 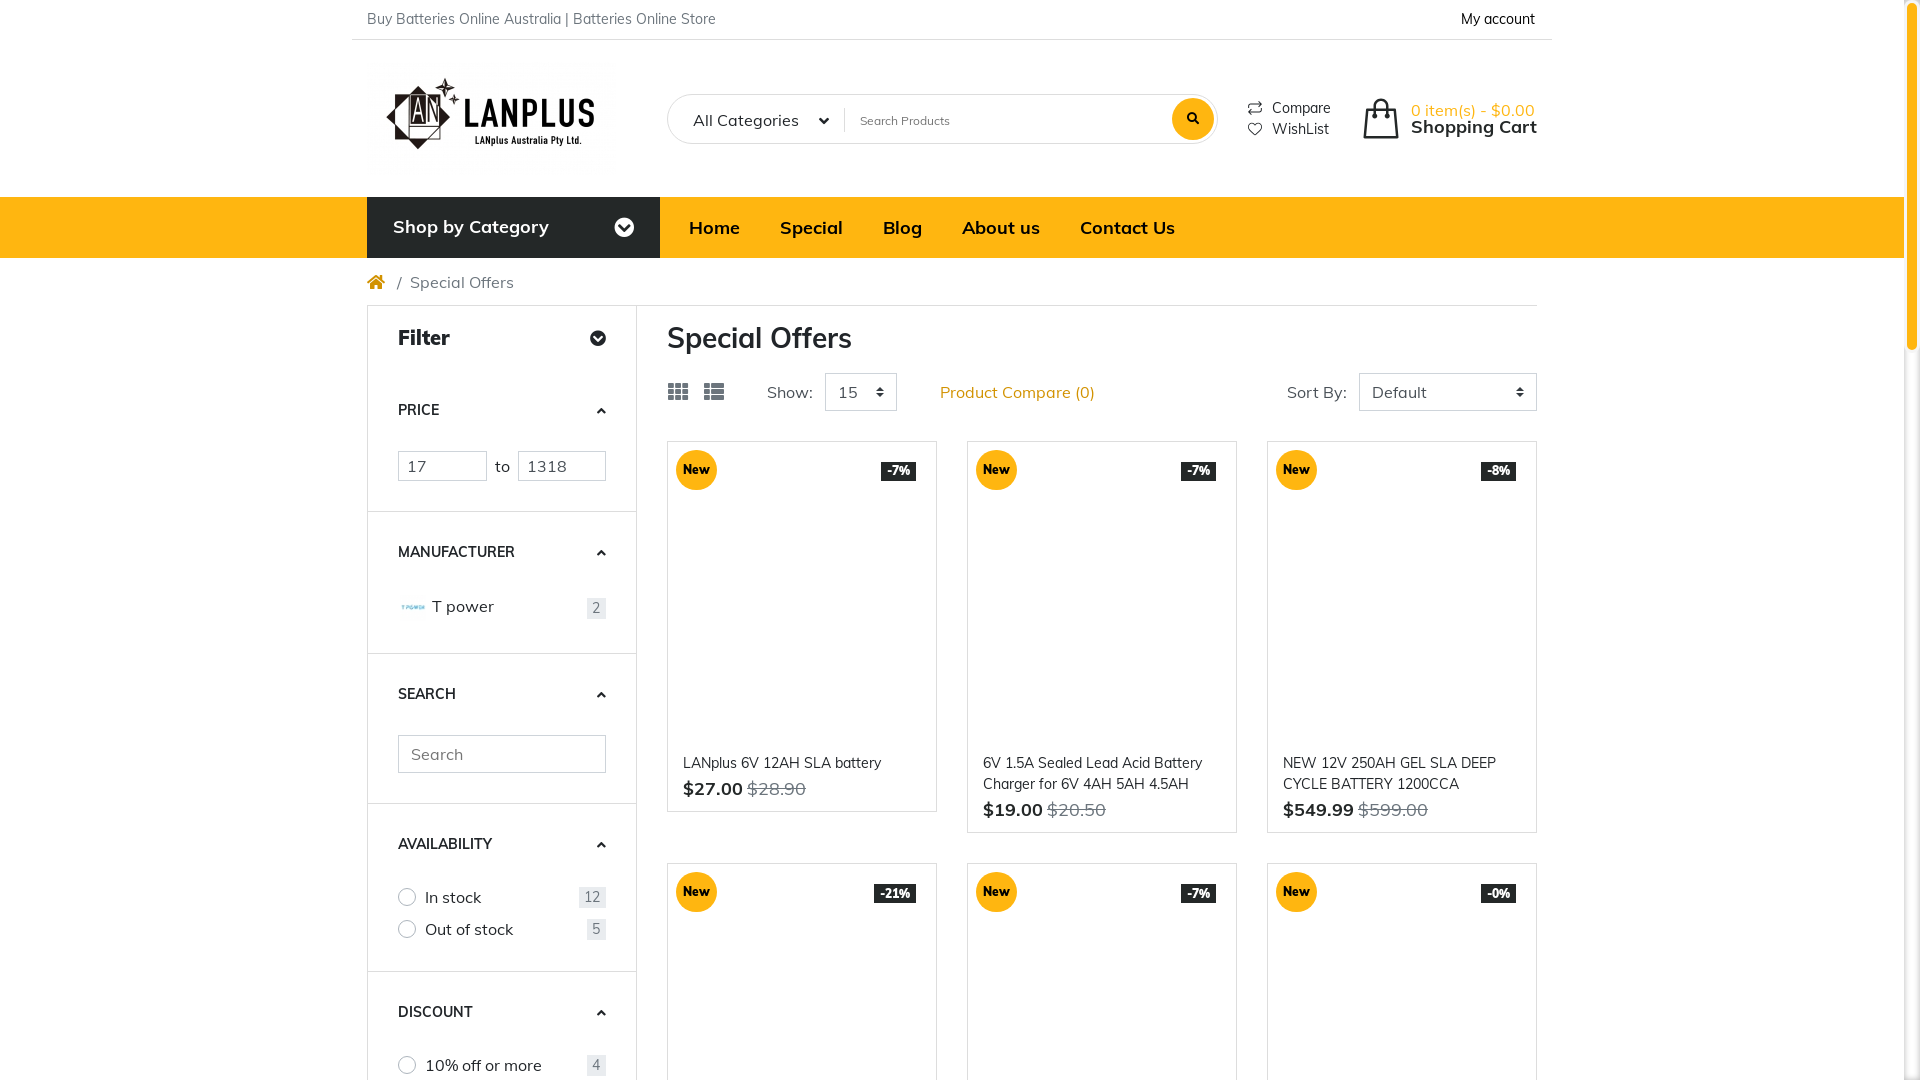 What do you see at coordinates (1037, 422) in the screenshot?
I see `'Add to Cart'` at bounding box center [1037, 422].